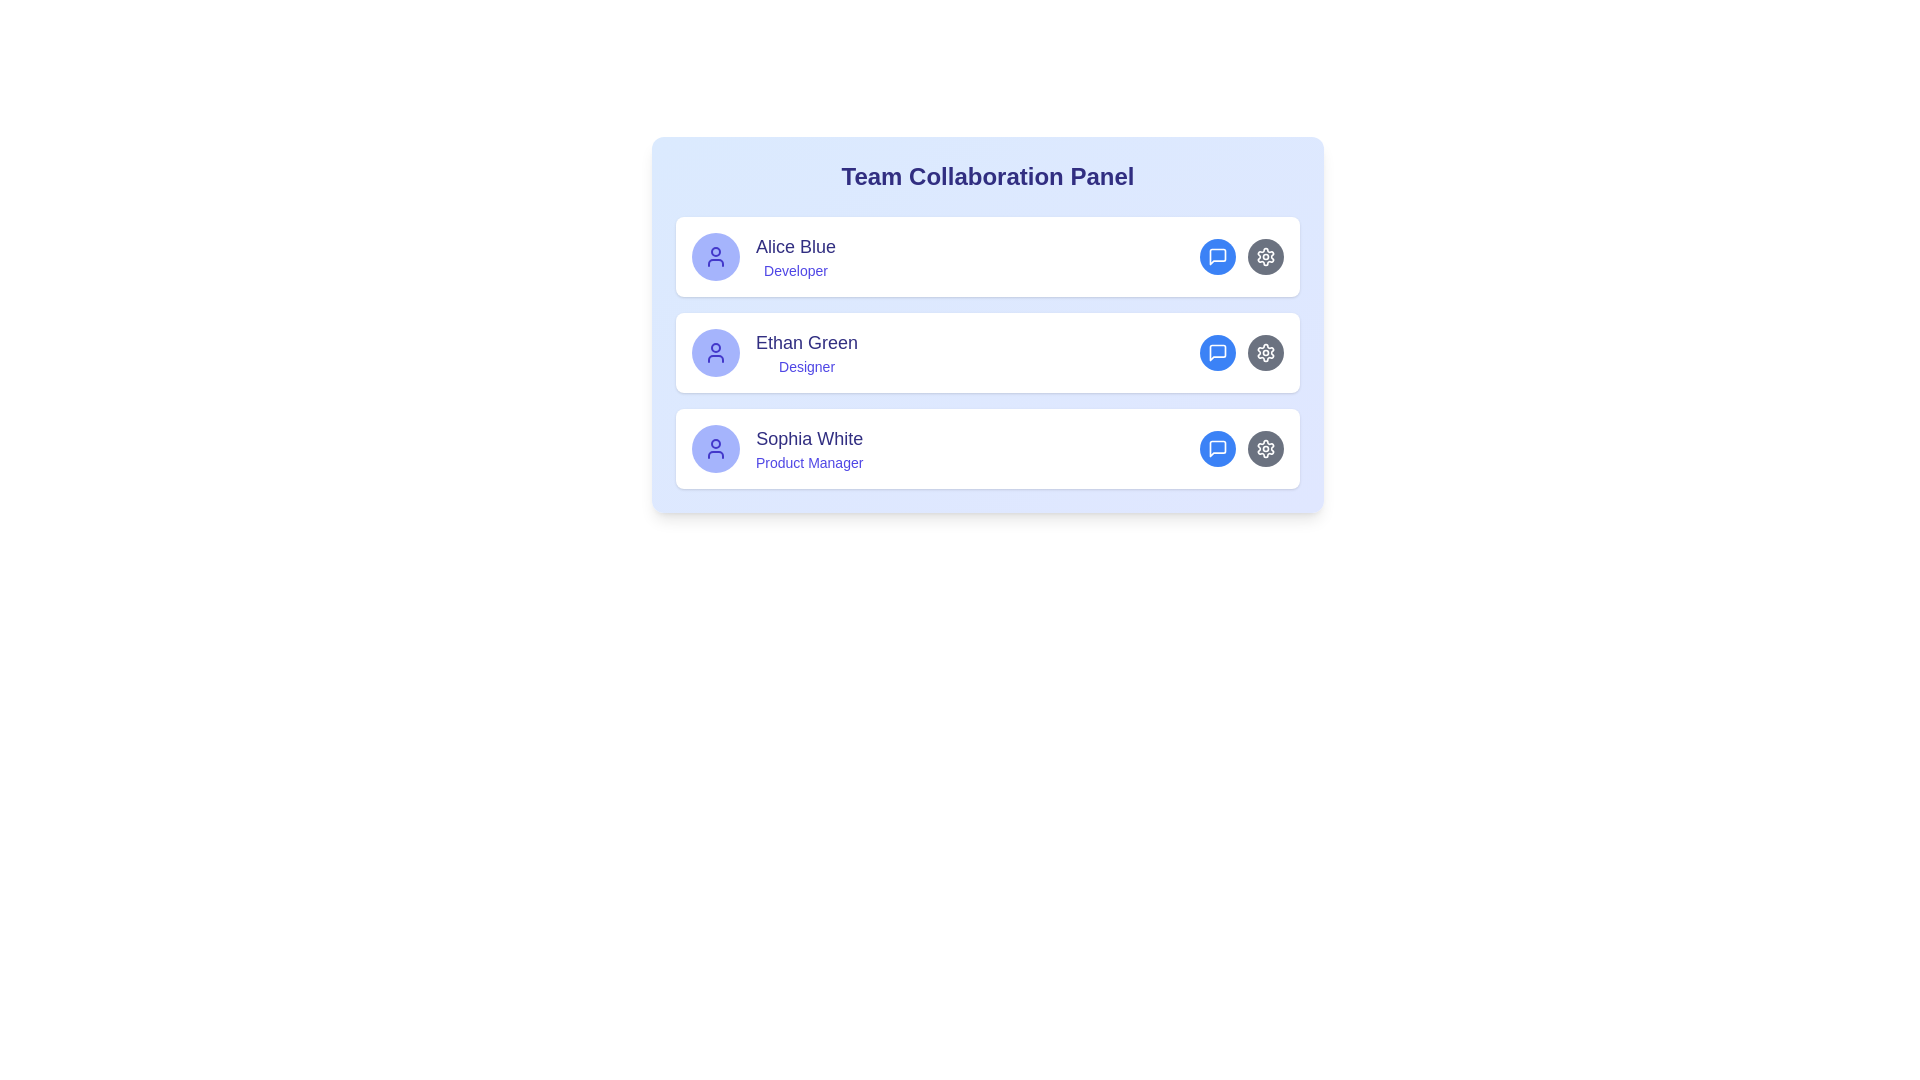 The height and width of the screenshot is (1080, 1920). What do you see at coordinates (1217, 447) in the screenshot?
I see `the blue speech bubble icon within the circular button for 'Sophia White', located on the right side of her row in the Team Collaboration Panel` at bounding box center [1217, 447].